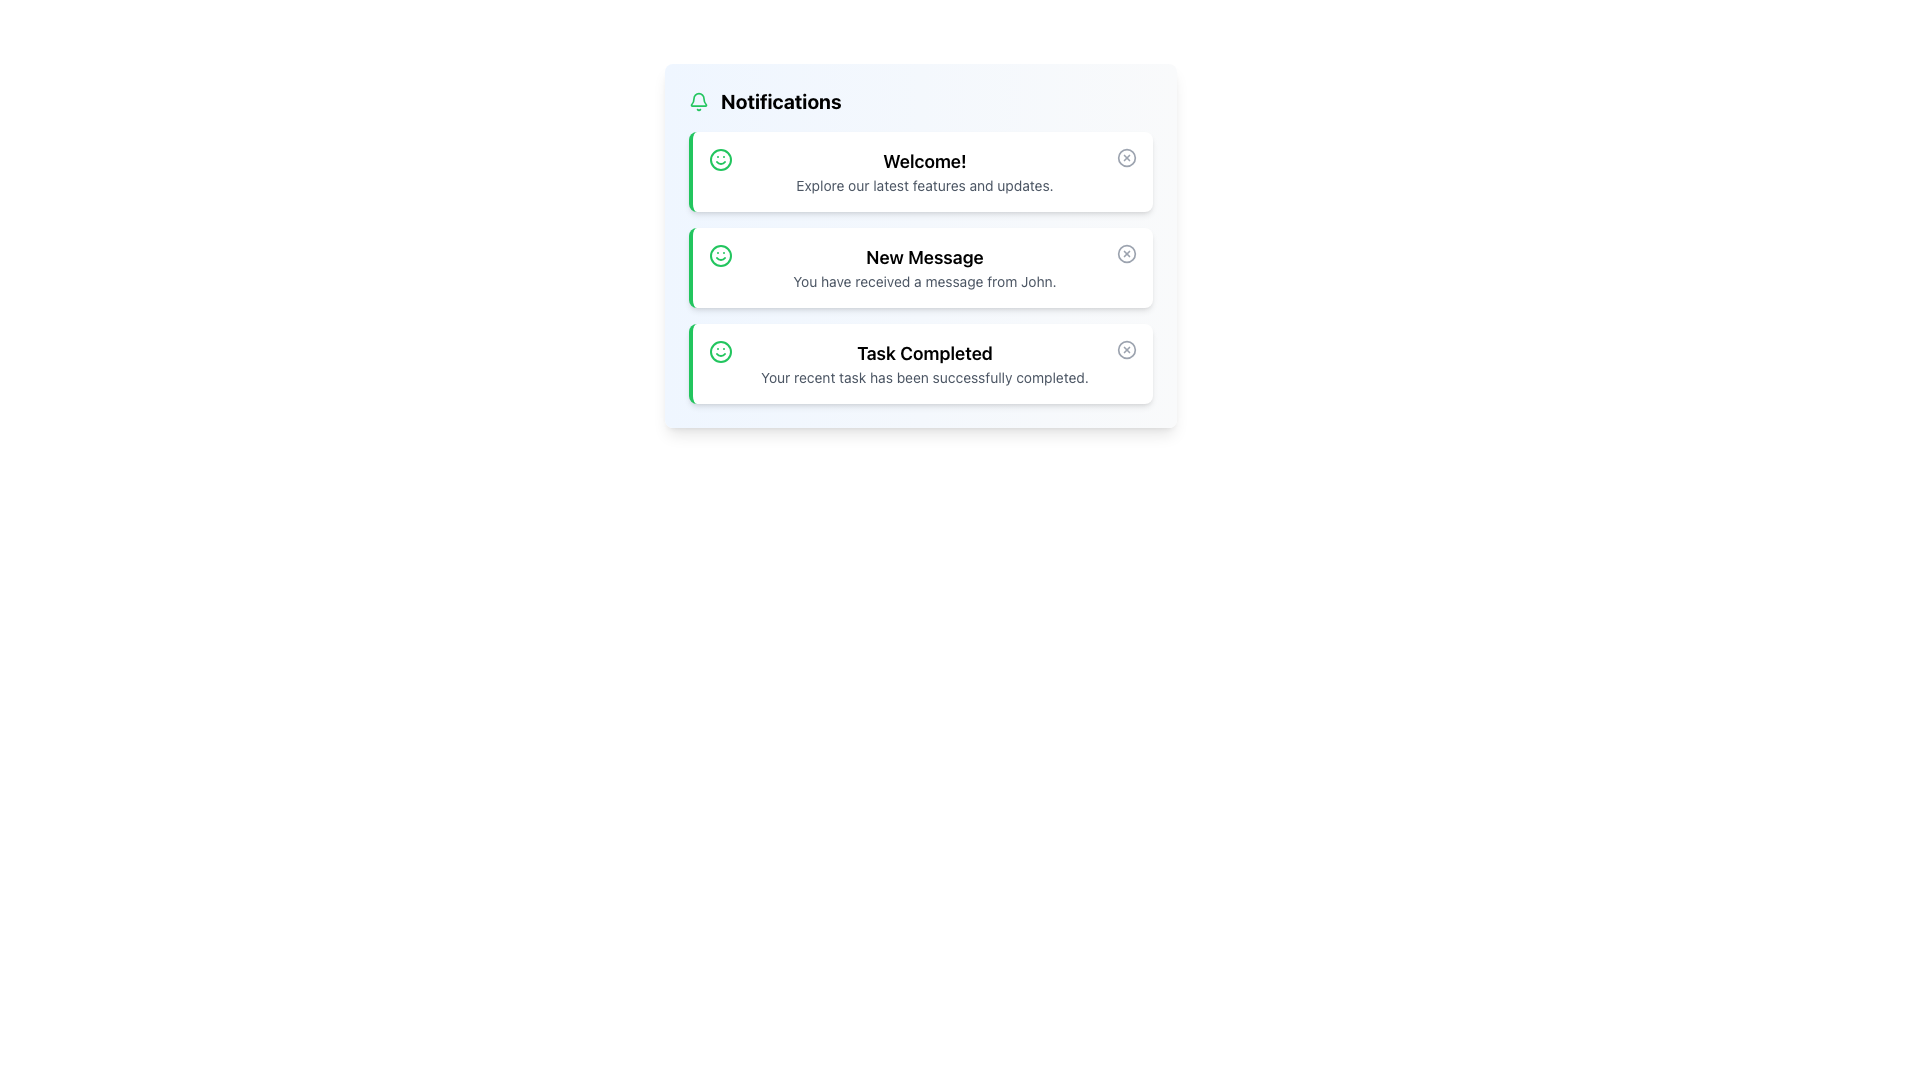 This screenshot has width=1920, height=1080. Describe the element at coordinates (920, 266) in the screenshot. I see `the Notification Box that informs the user about a new message, displaying the title 'New Message' and details 'You have received a message from John.'` at that location.